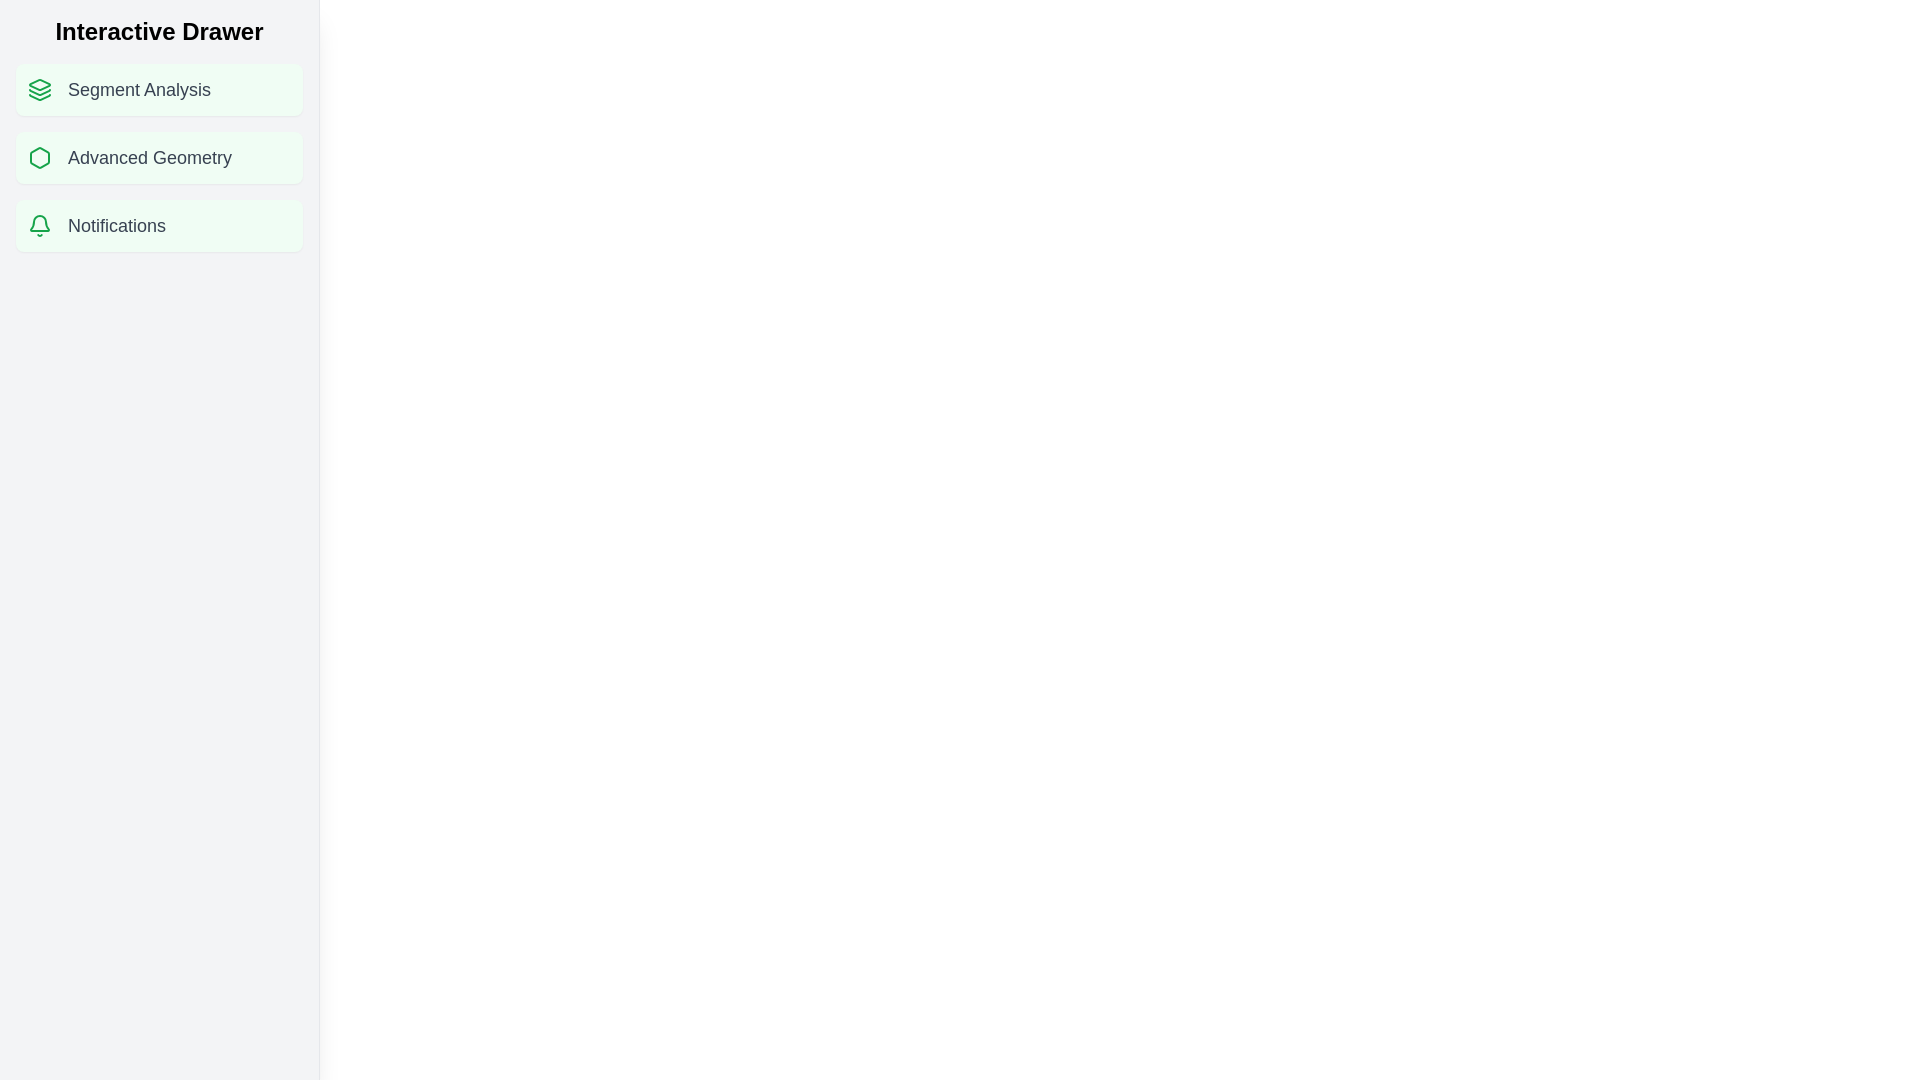 Image resolution: width=1920 pixels, height=1080 pixels. Describe the element at coordinates (158, 88) in the screenshot. I see `the 'Segment Analysis' list item to reveal potential tooltips` at that location.